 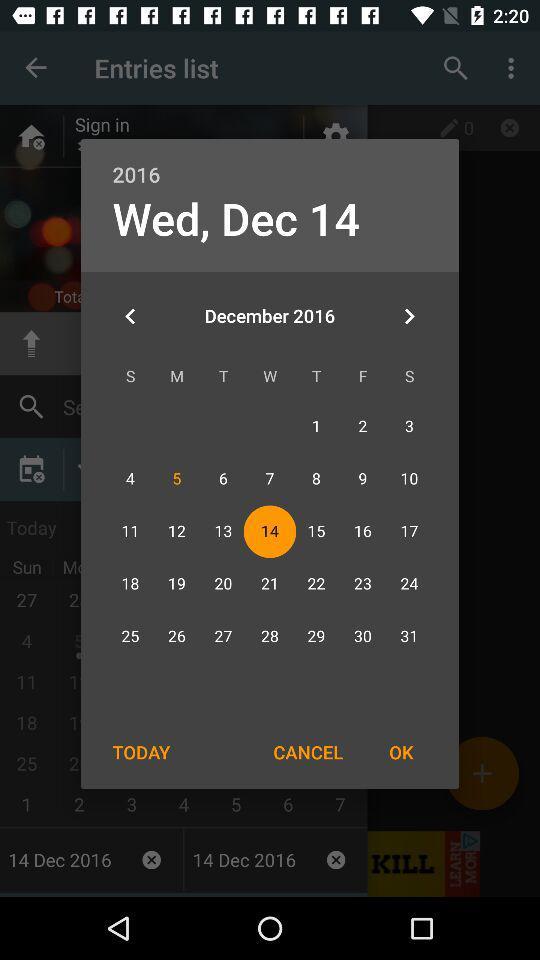 I want to click on the ok item, so click(x=401, y=751).